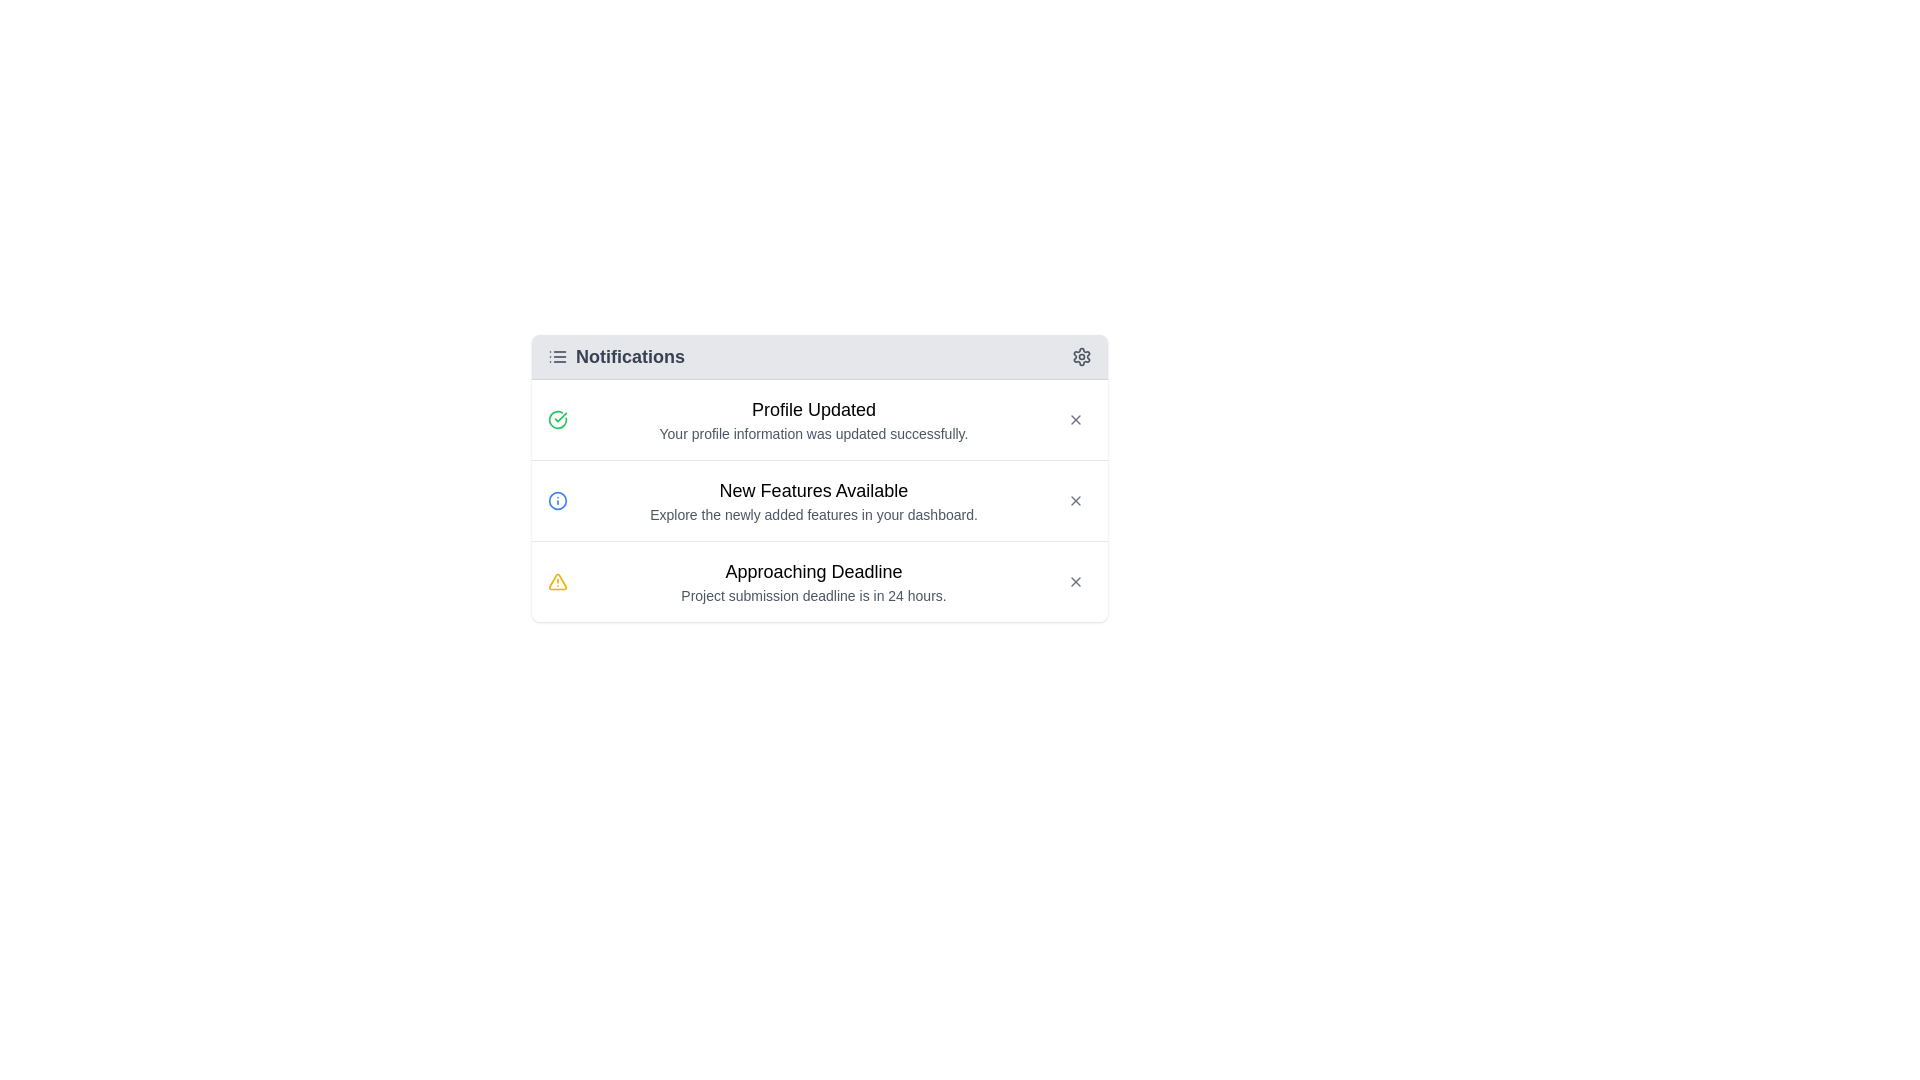 Image resolution: width=1920 pixels, height=1080 pixels. I want to click on auxiliary information text located within the notification card under the header 'New Features Available.' This text is positioned below a larger title text and above other notifications, so click(814, 514).